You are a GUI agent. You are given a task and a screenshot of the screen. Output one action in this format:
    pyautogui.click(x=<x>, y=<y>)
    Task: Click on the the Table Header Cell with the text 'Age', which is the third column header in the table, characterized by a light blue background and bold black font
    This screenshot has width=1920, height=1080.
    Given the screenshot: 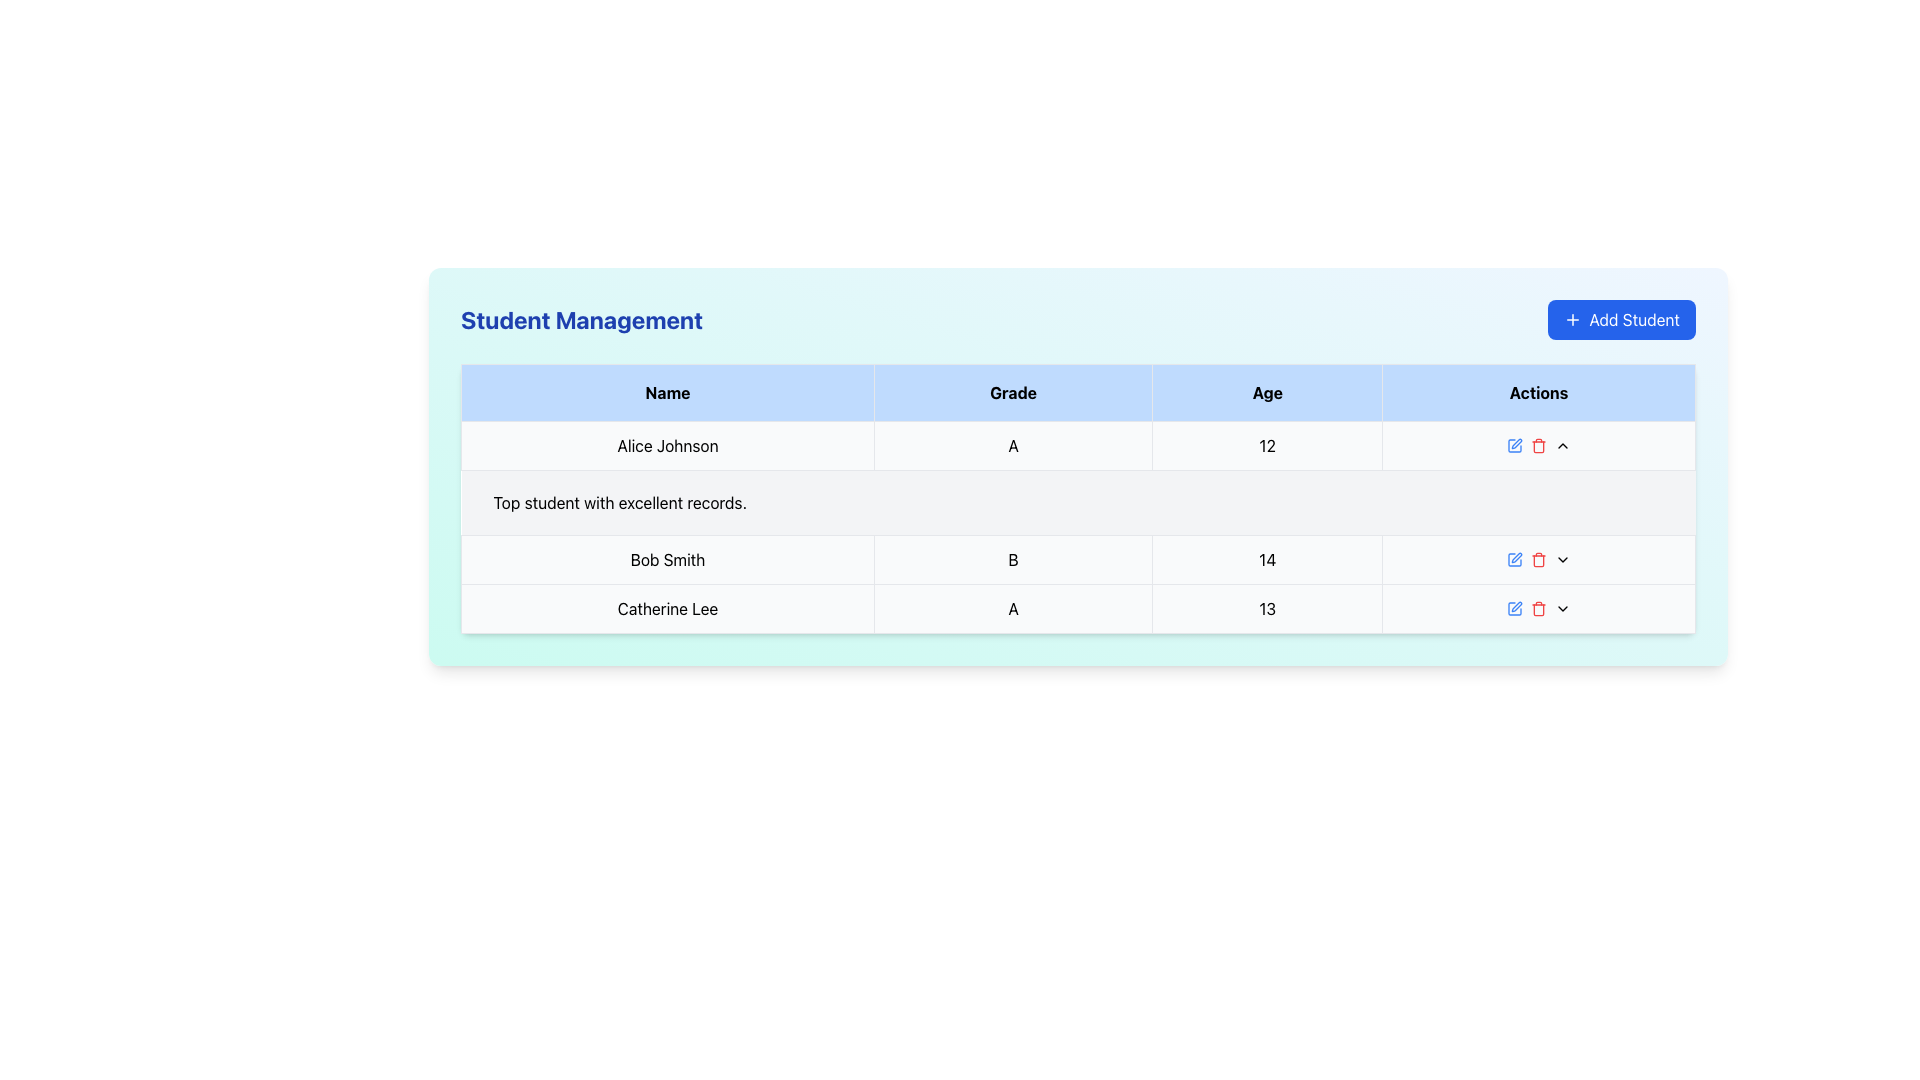 What is the action you would take?
    pyautogui.click(x=1266, y=393)
    